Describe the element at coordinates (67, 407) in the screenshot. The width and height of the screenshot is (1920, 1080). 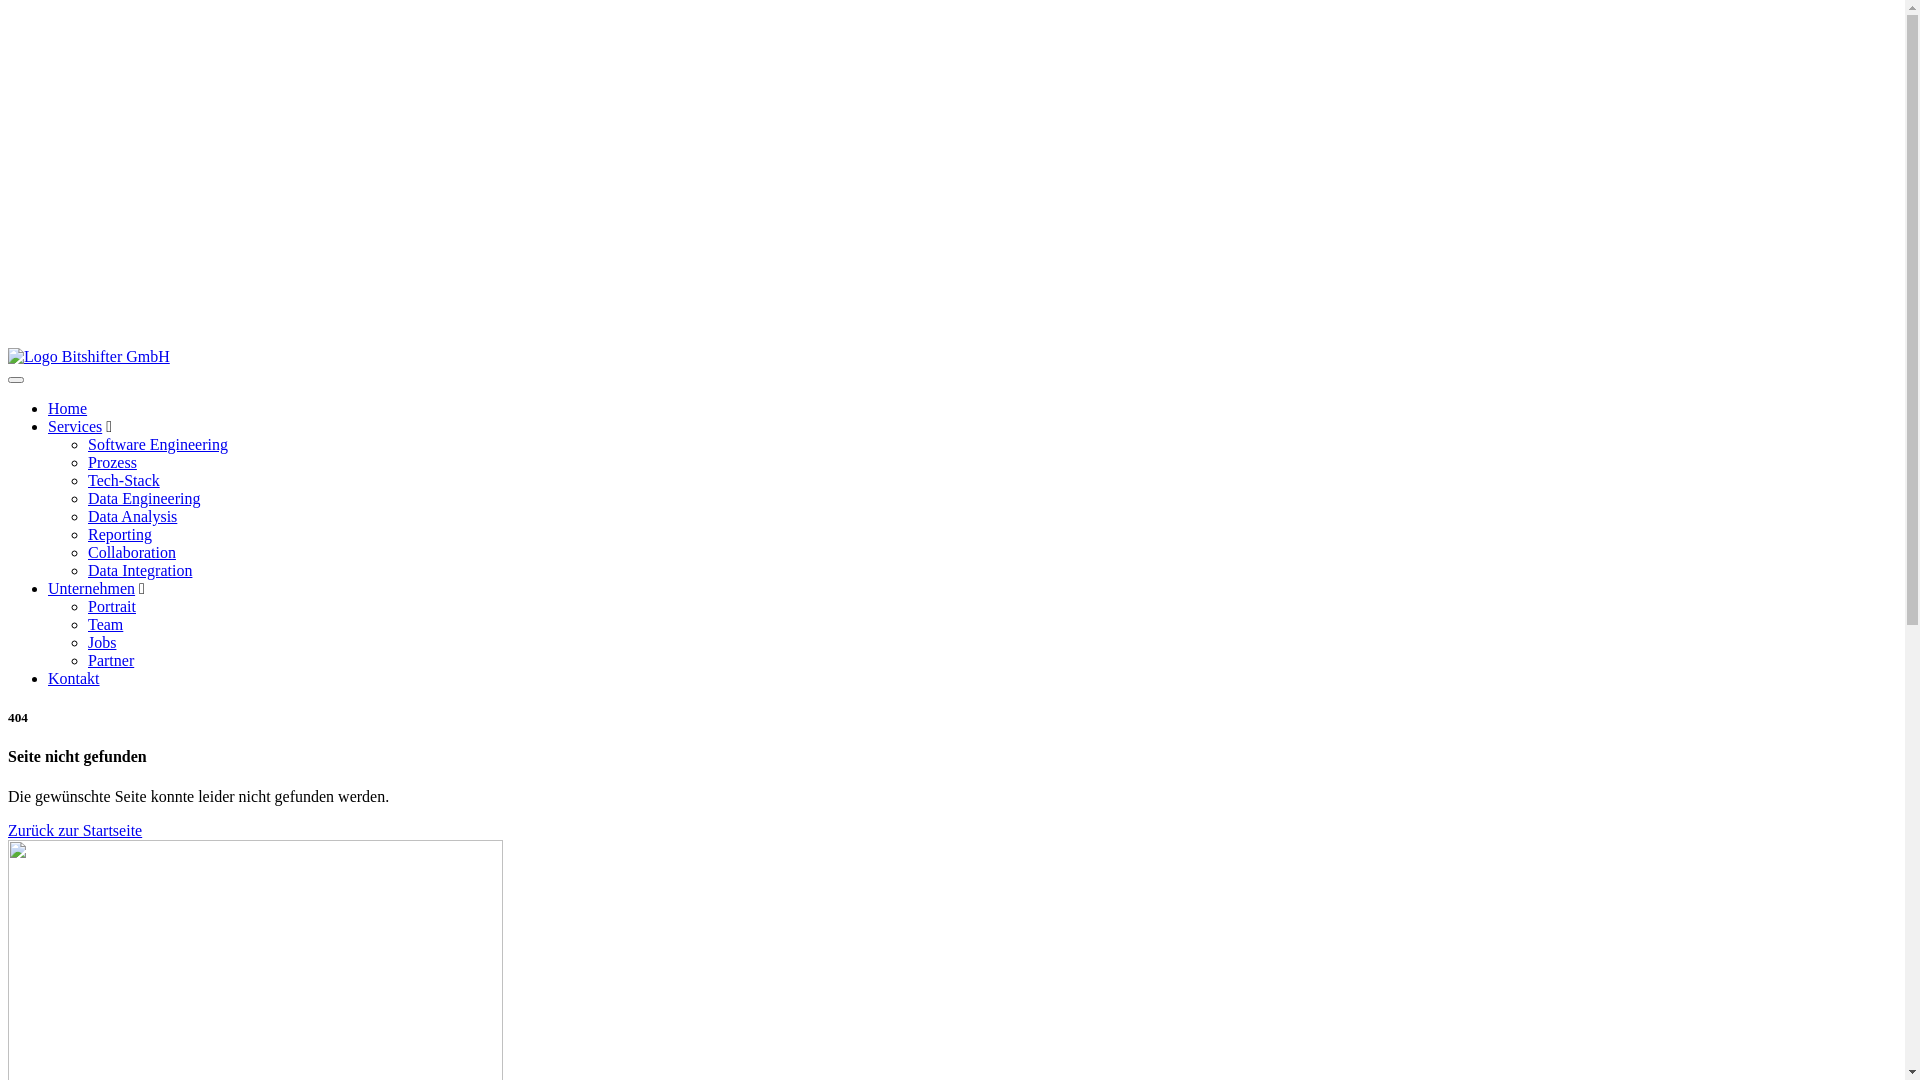
I see `'Home'` at that location.